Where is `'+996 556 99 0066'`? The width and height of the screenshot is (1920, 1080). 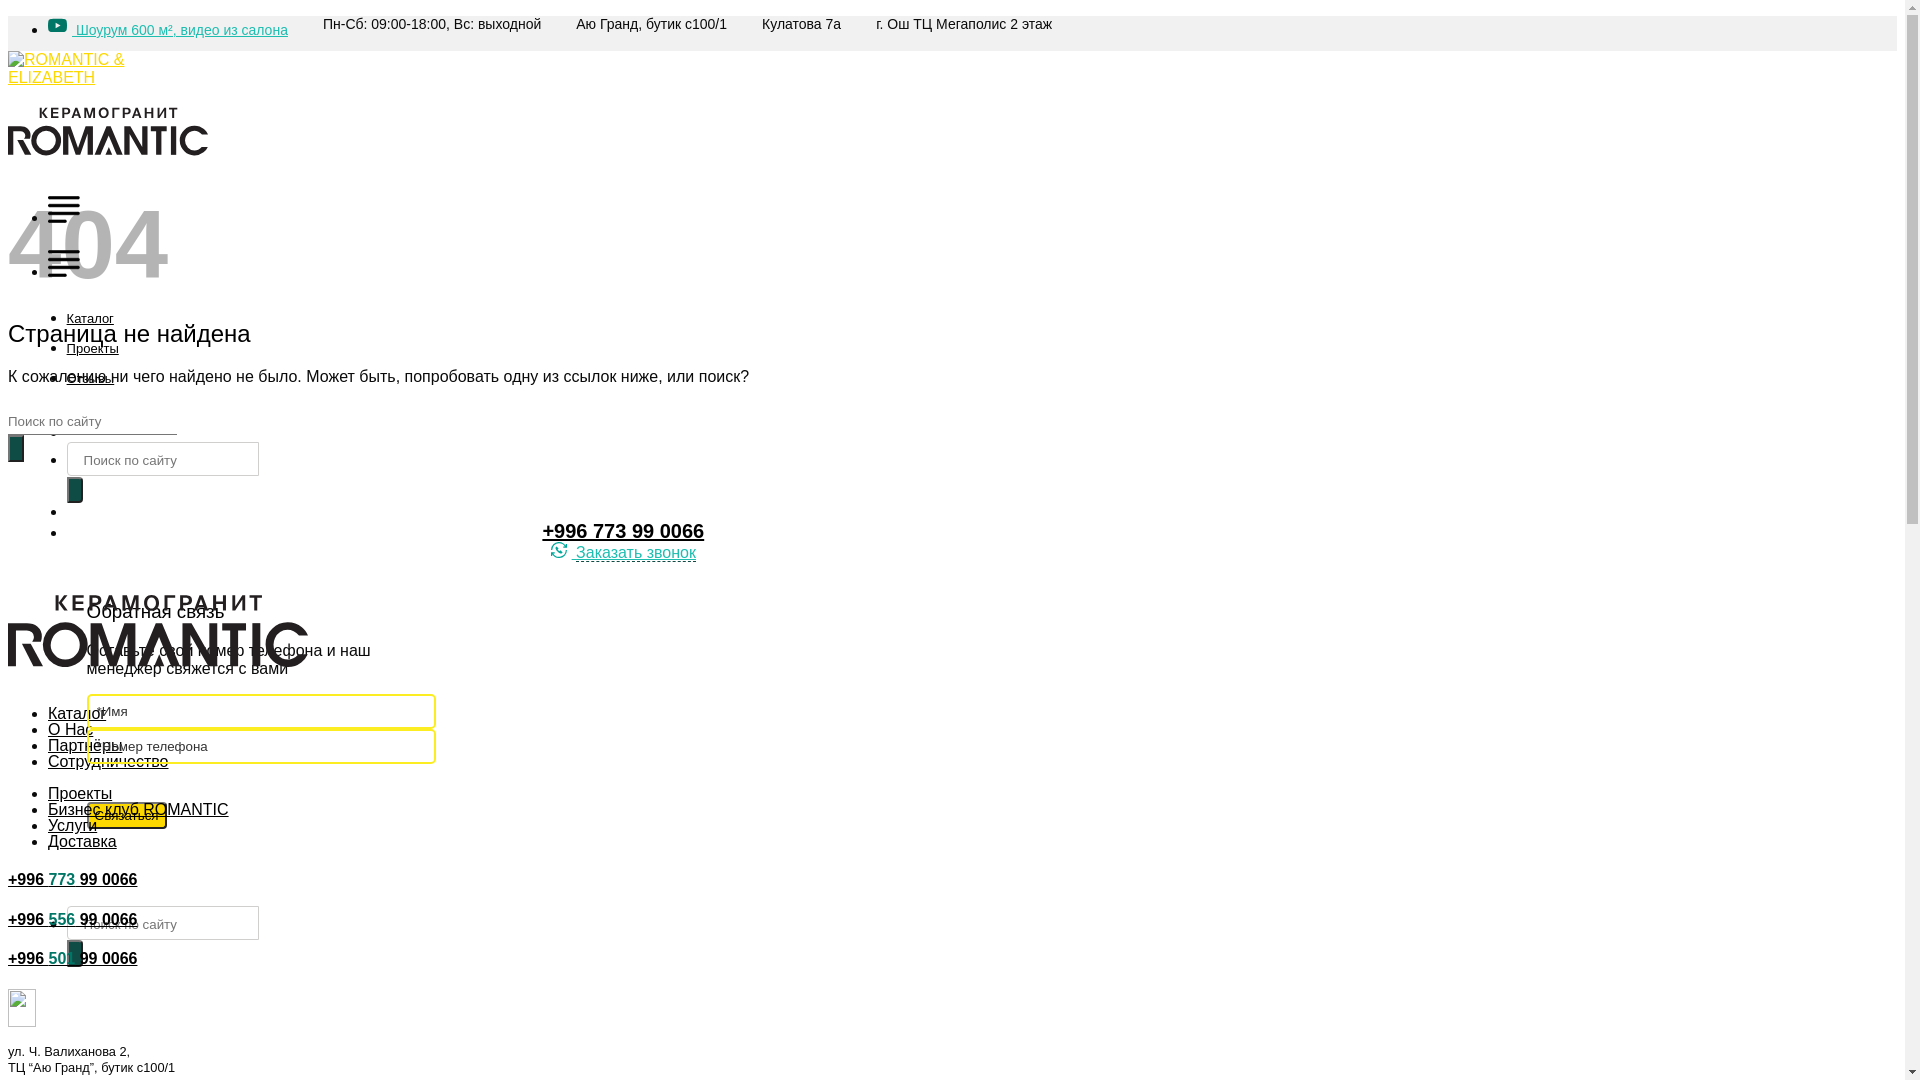 '+996 556 99 0066' is located at coordinates (72, 919).